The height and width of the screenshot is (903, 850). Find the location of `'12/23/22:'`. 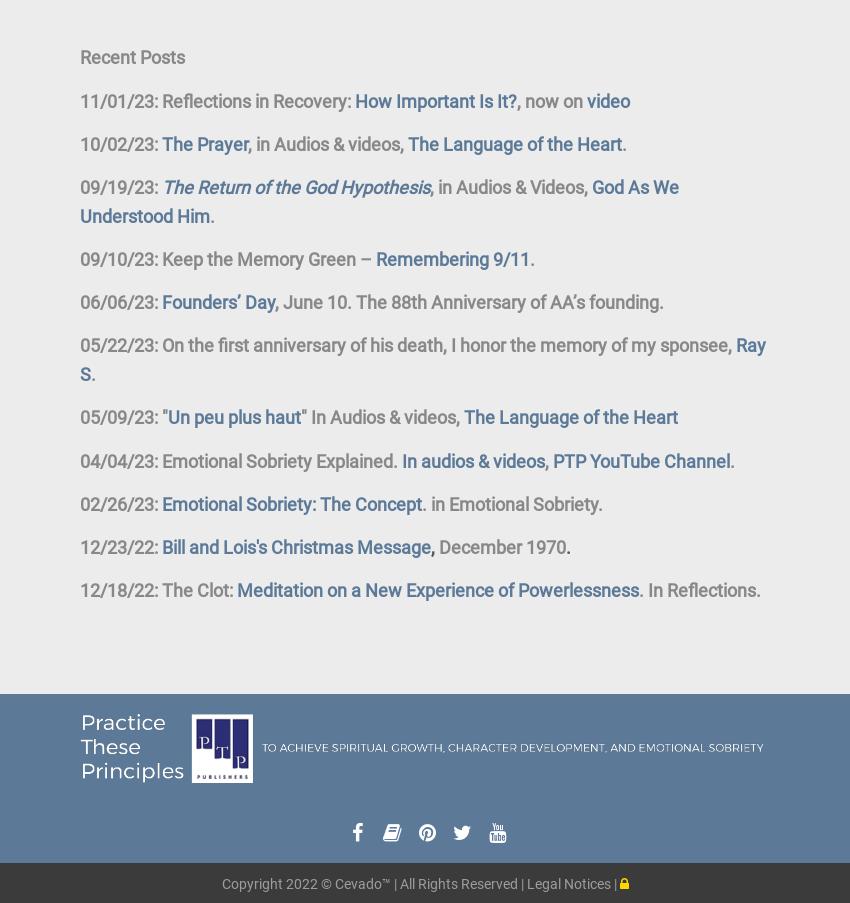

'12/23/22:' is located at coordinates (118, 545).